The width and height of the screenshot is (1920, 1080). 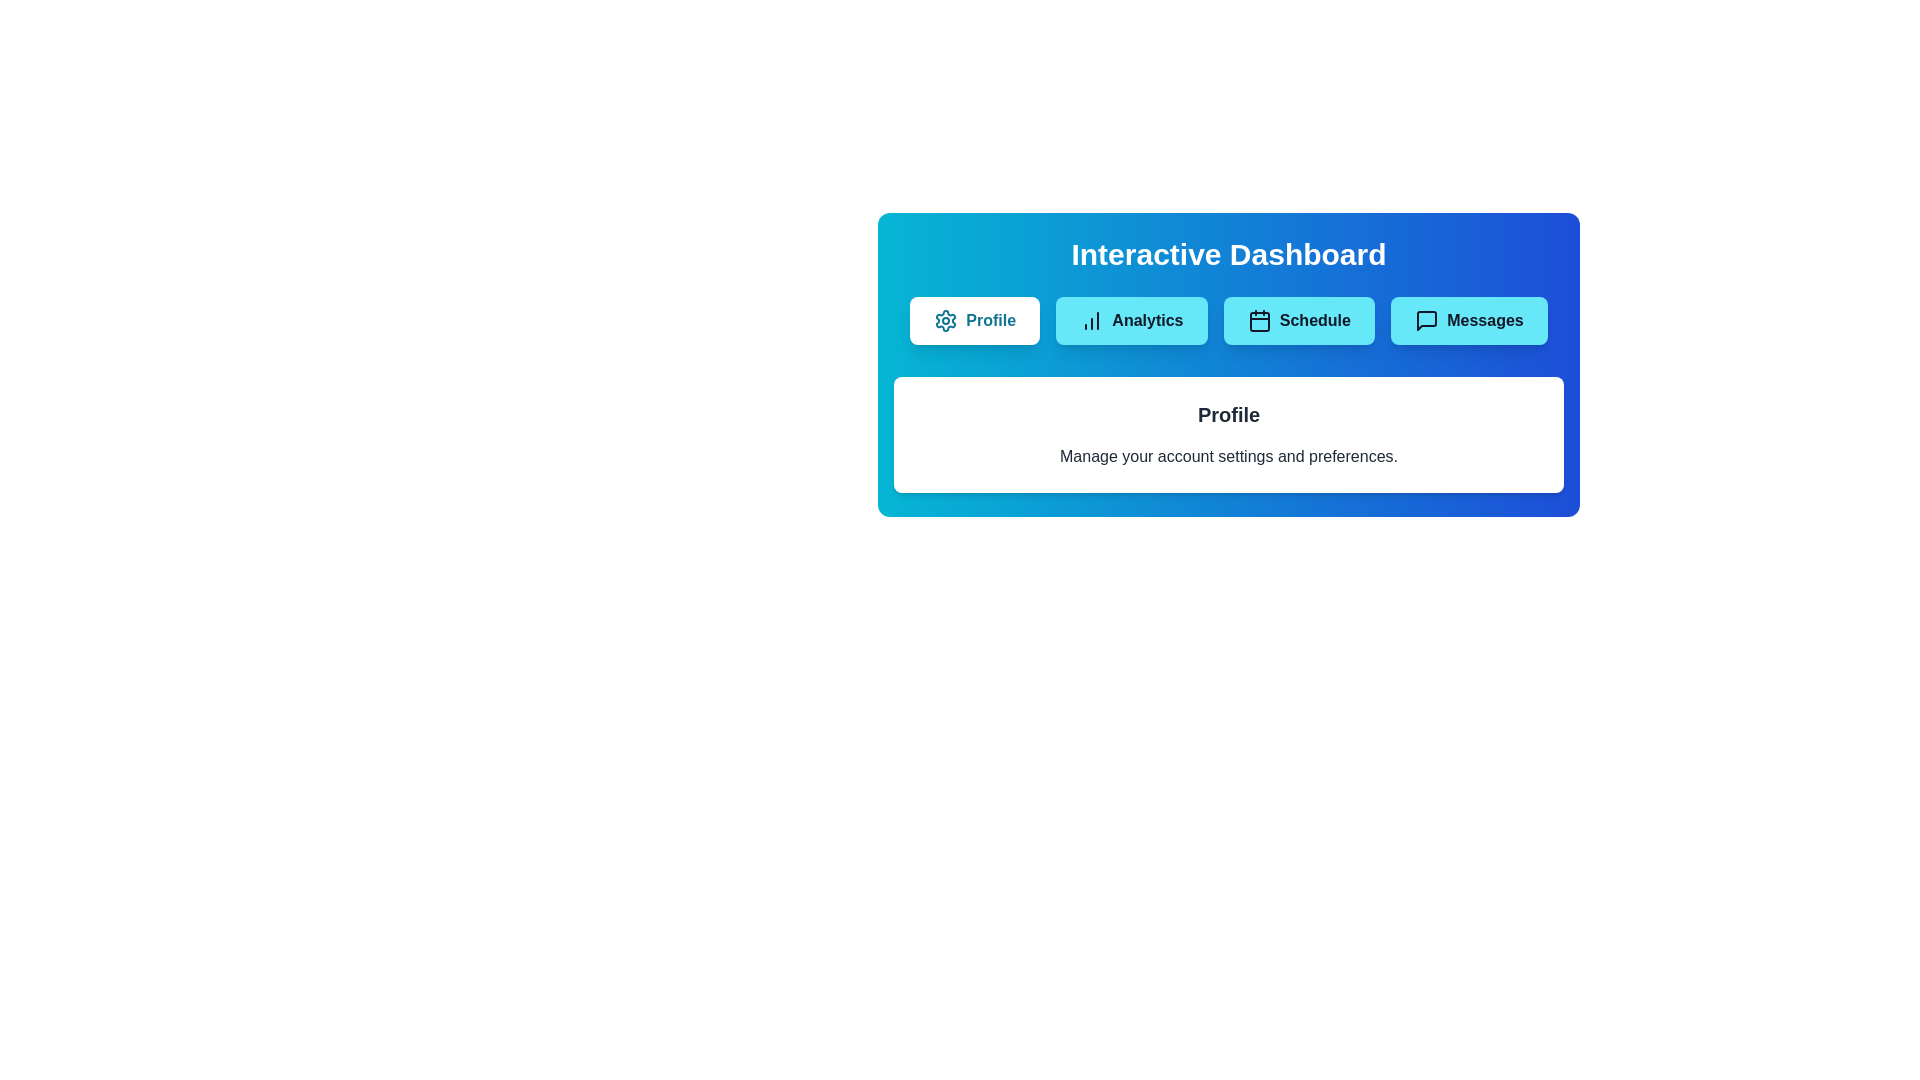 I want to click on the tab labeled Profile to view its content, so click(x=974, y=319).